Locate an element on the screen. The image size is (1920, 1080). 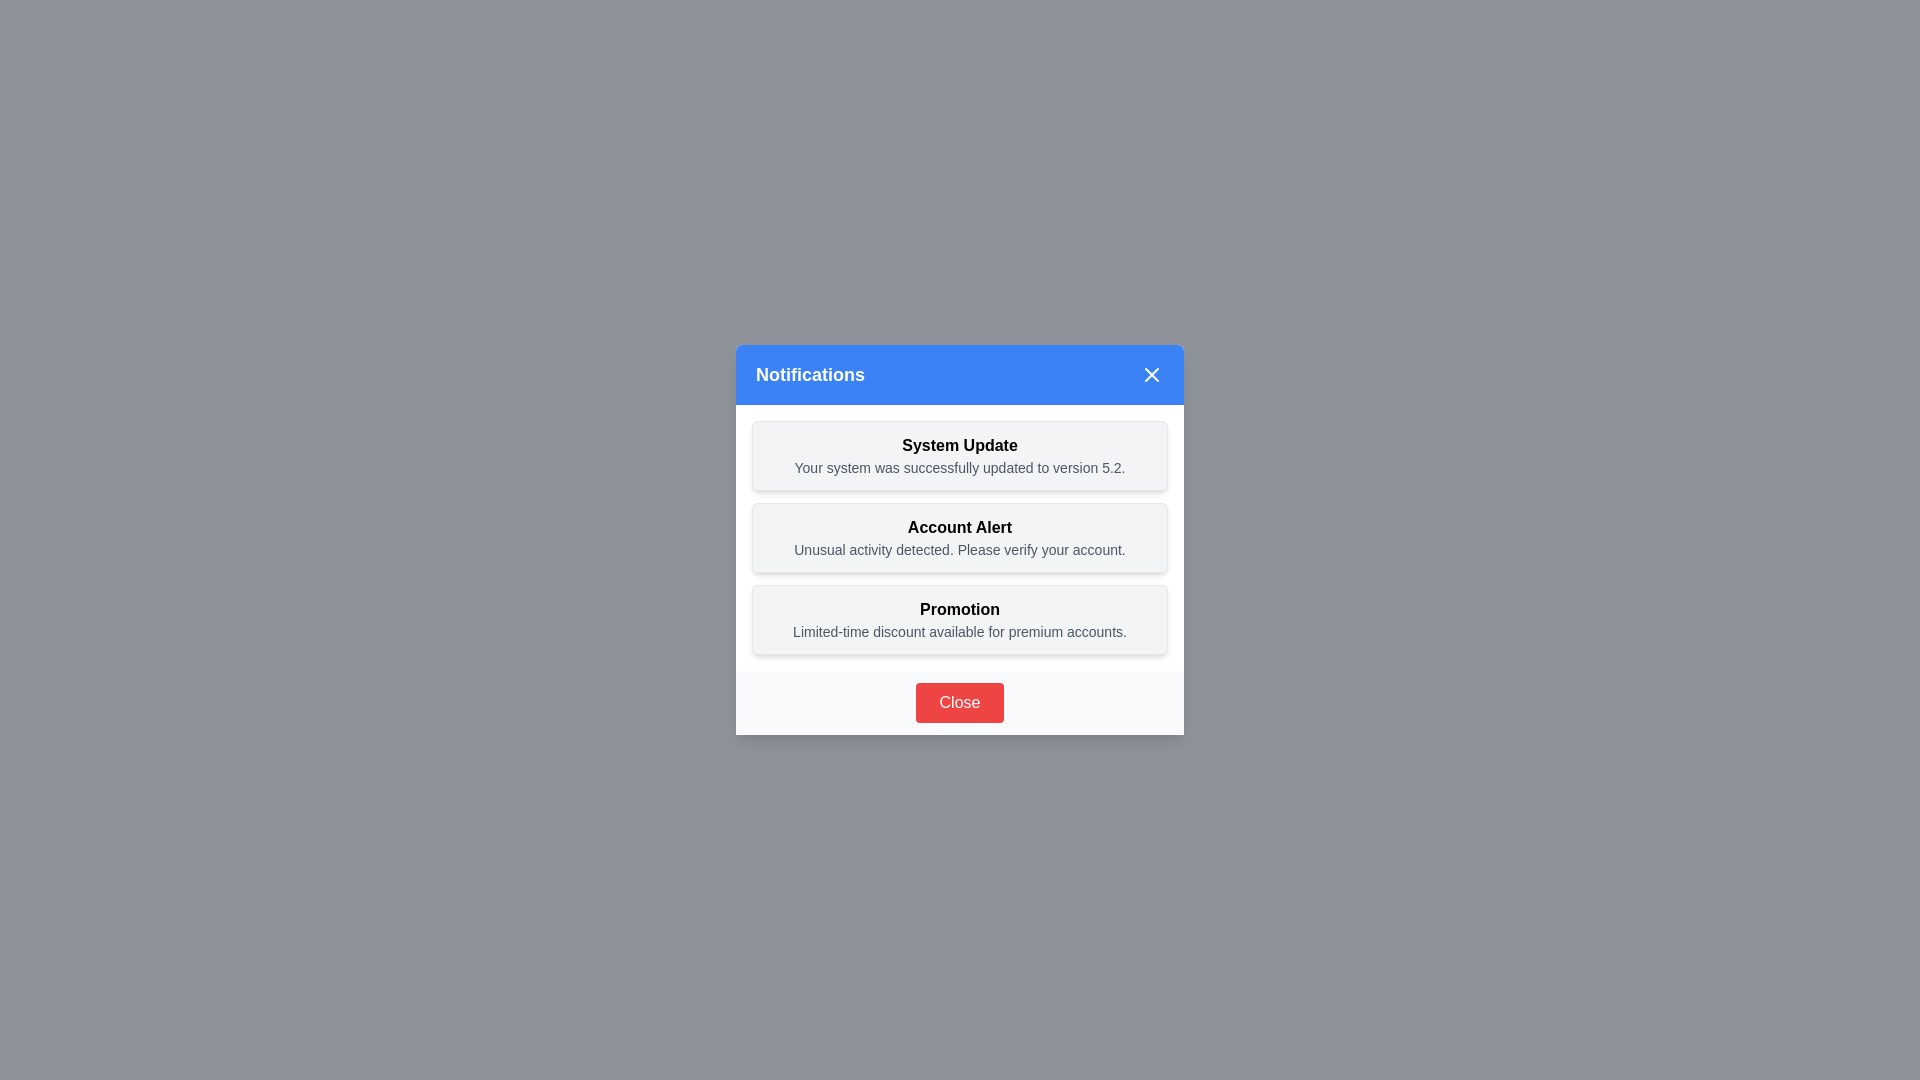
the close button at the bottom of the 'Notifications' modal is located at coordinates (960, 701).